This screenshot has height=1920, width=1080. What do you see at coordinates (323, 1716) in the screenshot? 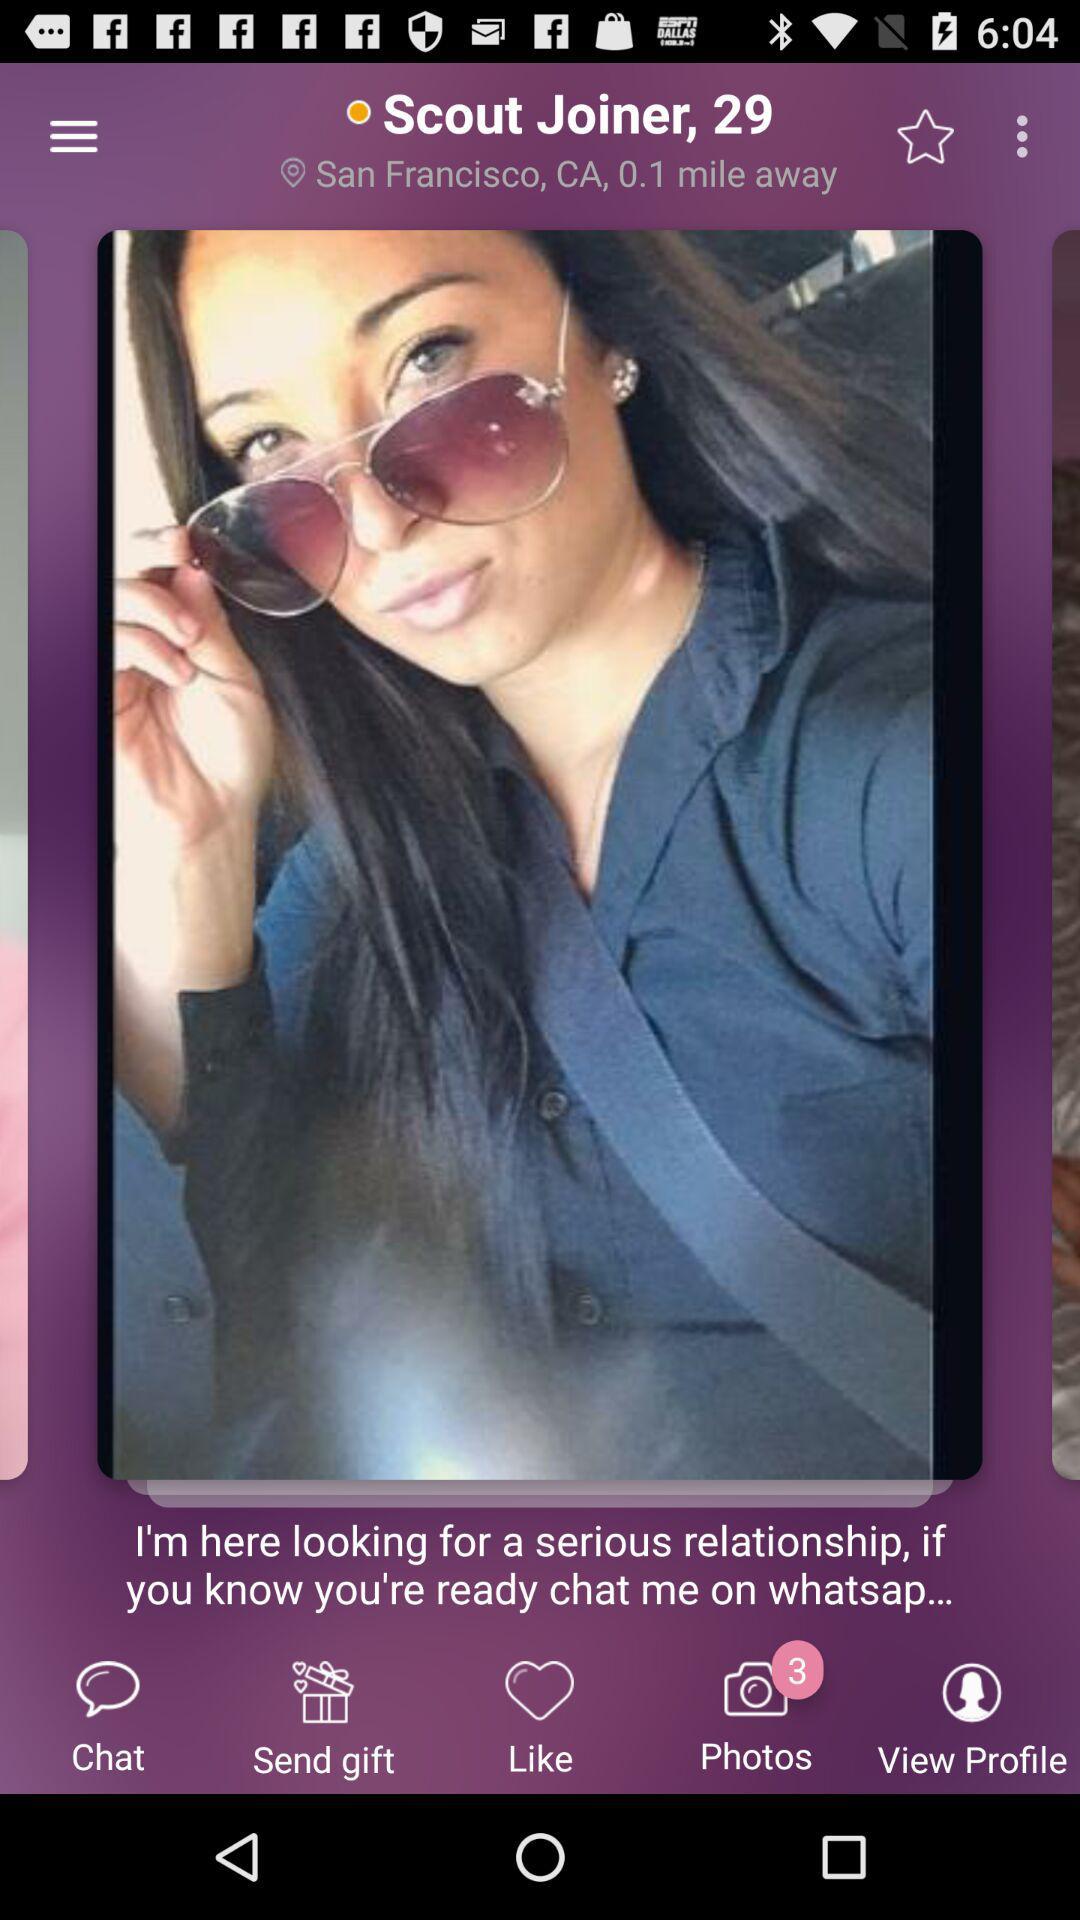
I see `the second option from the left bottom of the page` at bounding box center [323, 1716].